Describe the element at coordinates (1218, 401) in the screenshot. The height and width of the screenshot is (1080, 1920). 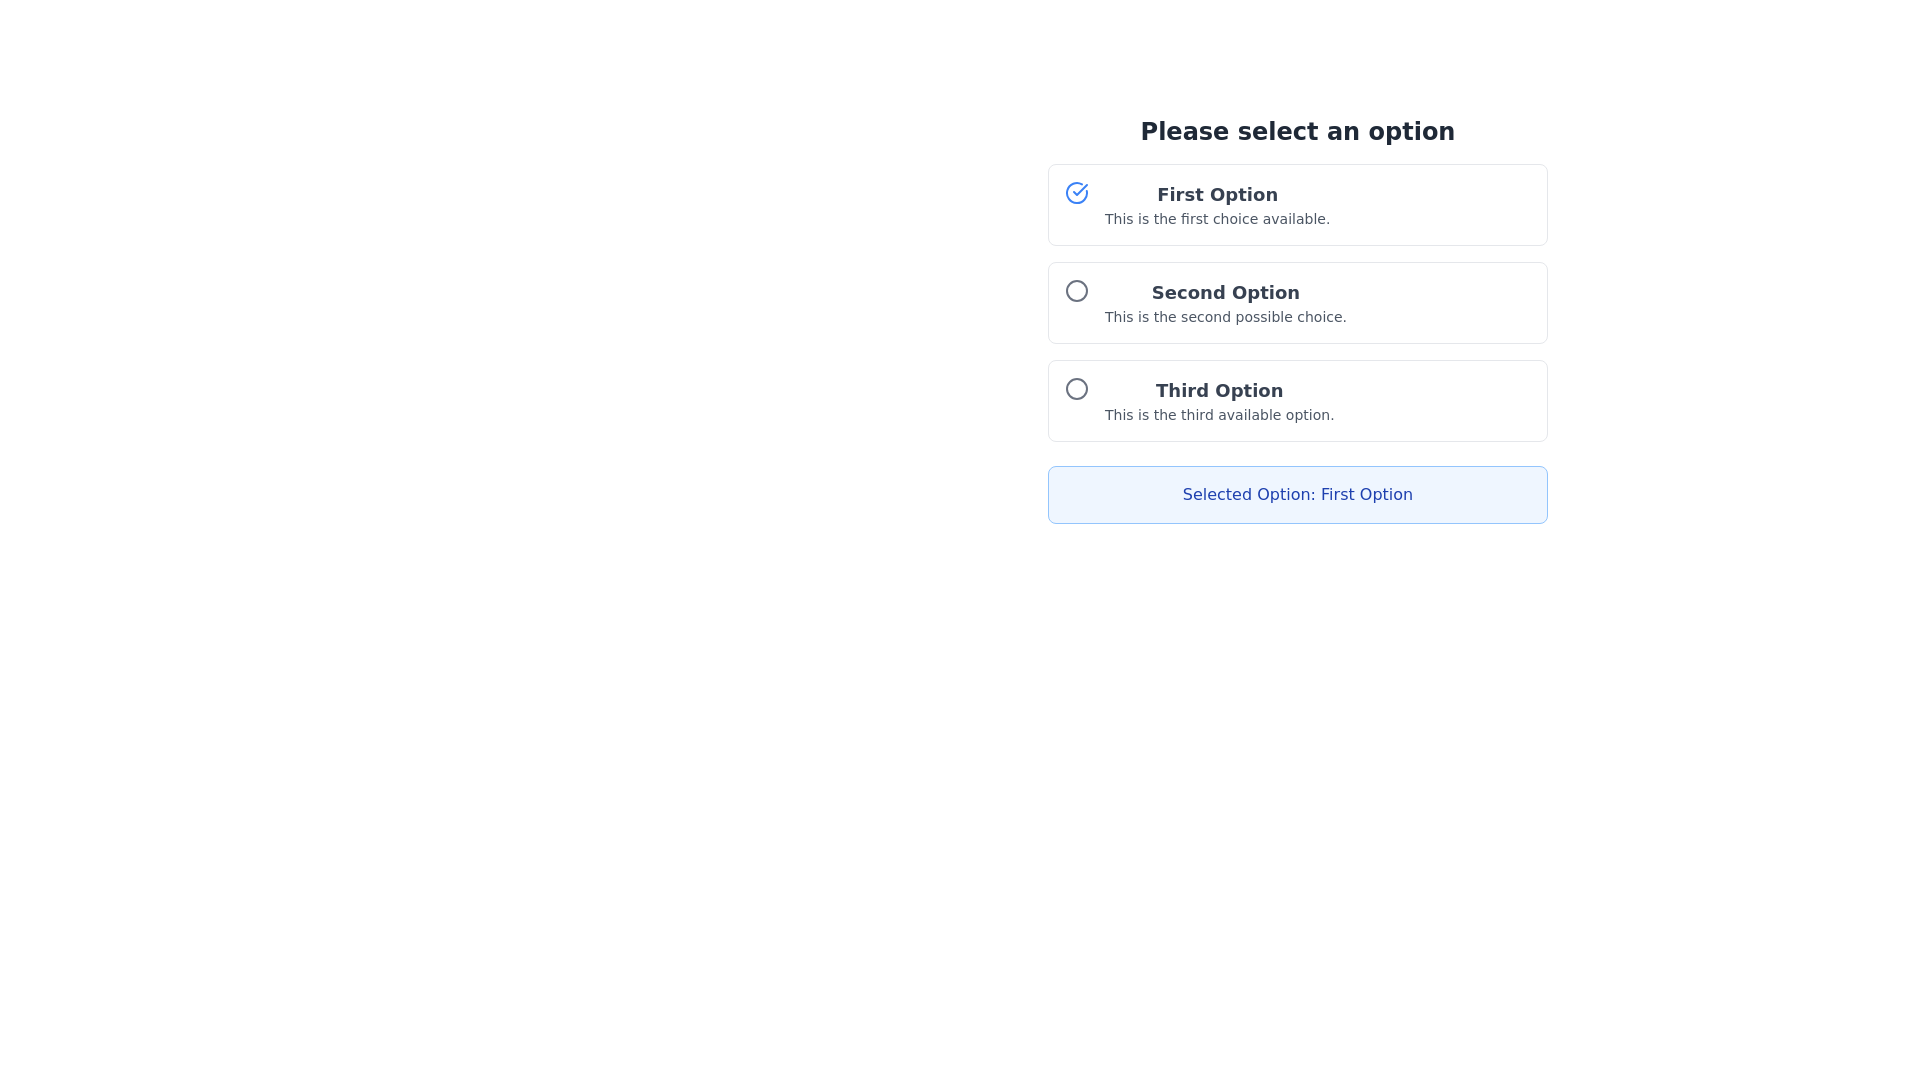
I see `the text label displaying 'Third Option' which is part of a vertical list of options, positioned below 'Second Option' and above the blue button labeled 'Selected Option: First Option'` at that location.